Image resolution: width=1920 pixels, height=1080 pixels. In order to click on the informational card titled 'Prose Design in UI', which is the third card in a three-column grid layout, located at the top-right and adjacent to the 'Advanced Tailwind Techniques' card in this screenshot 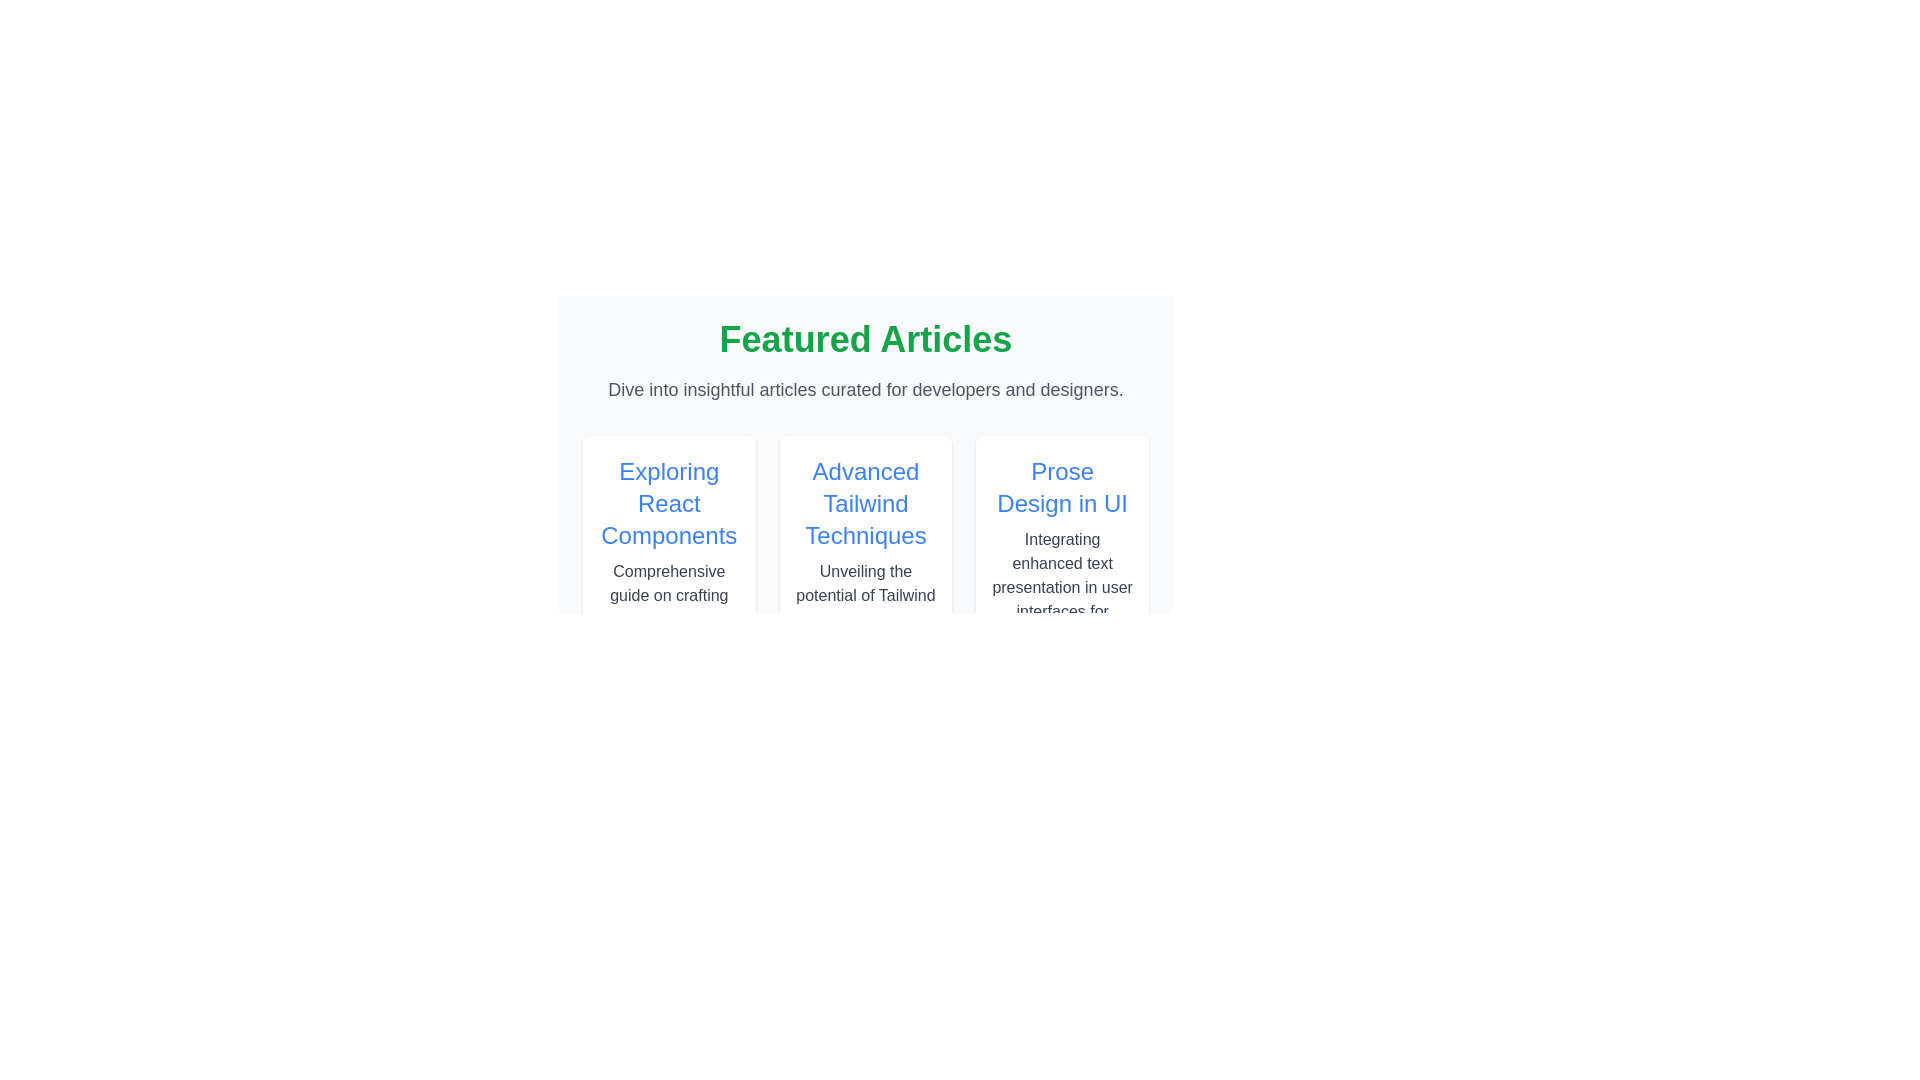, I will do `click(1061, 603)`.